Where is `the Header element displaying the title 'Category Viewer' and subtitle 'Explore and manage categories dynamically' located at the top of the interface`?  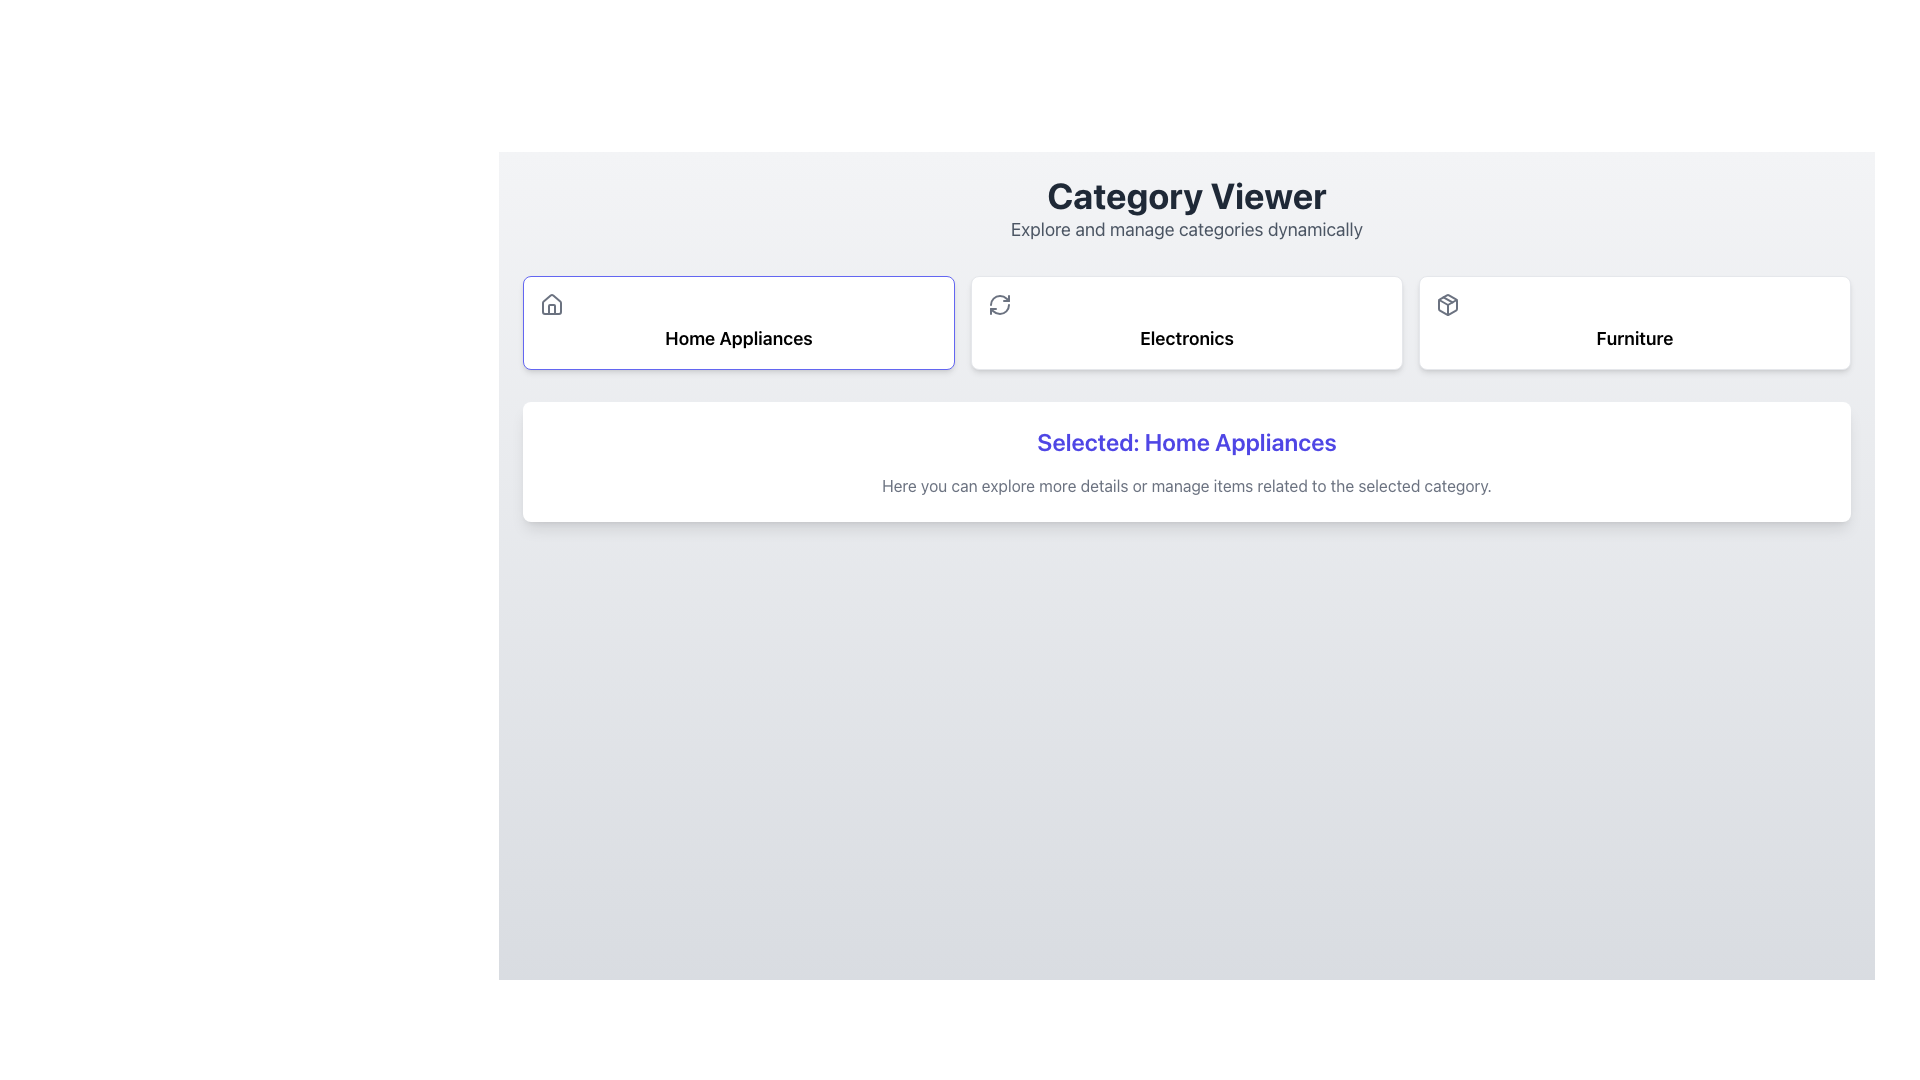
the Header element displaying the title 'Category Viewer' and subtitle 'Explore and manage categories dynamically' located at the top of the interface is located at coordinates (1186, 209).